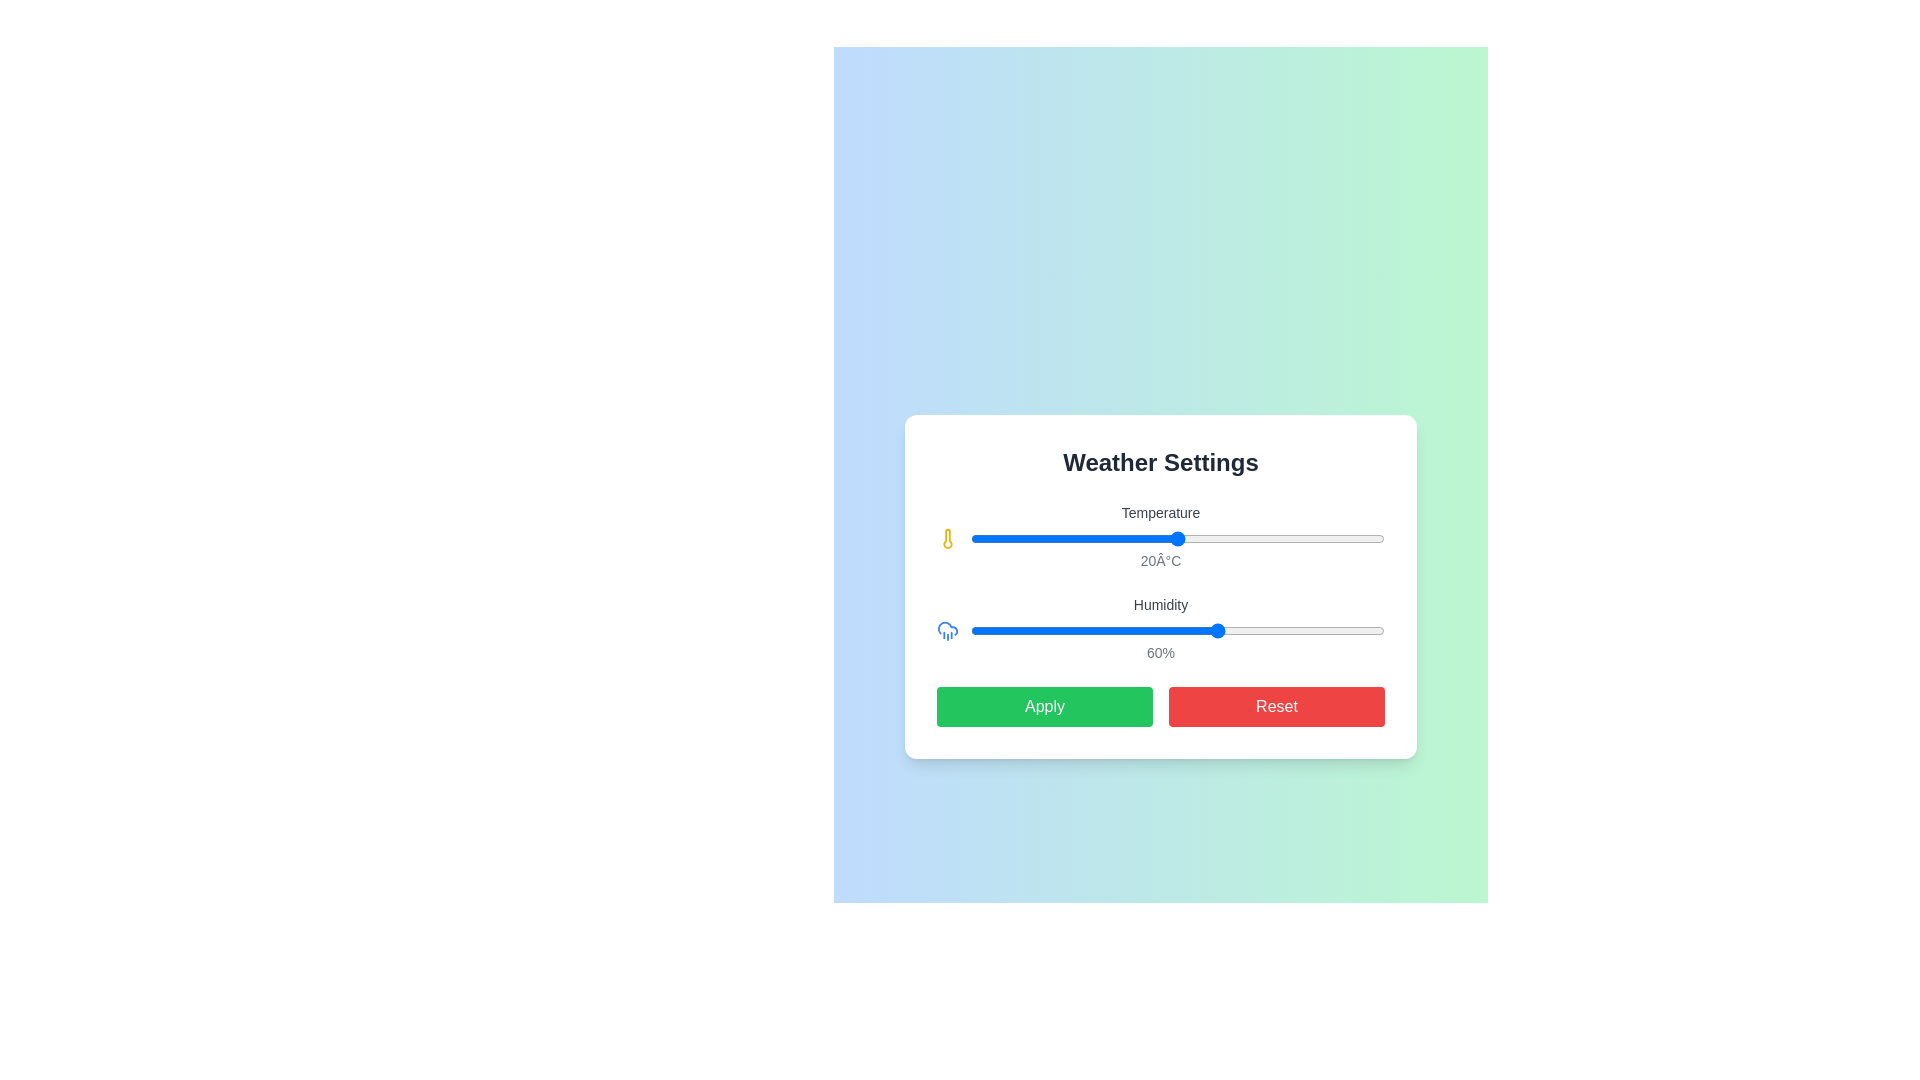  I want to click on humidity, so click(1190, 631).